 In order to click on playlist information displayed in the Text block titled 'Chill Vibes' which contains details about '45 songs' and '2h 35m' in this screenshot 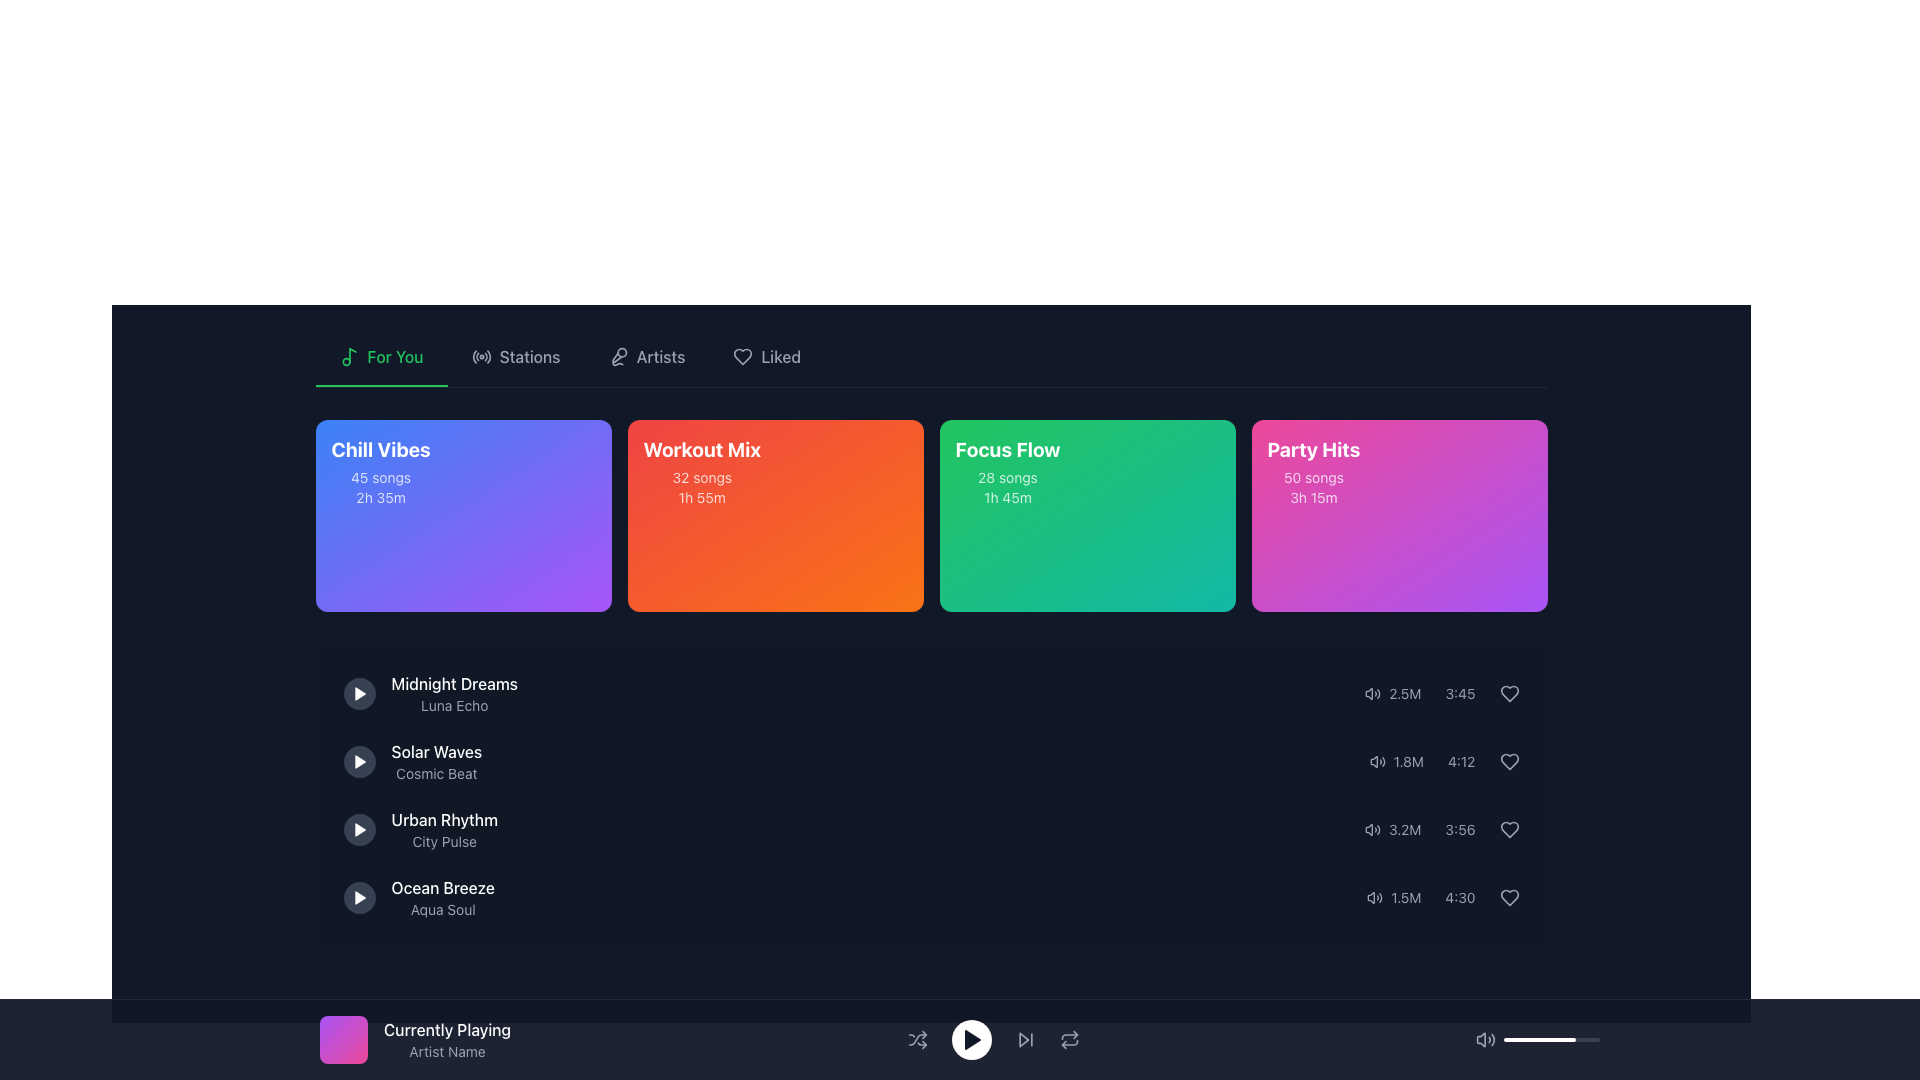, I will do `click(381, 471)`.